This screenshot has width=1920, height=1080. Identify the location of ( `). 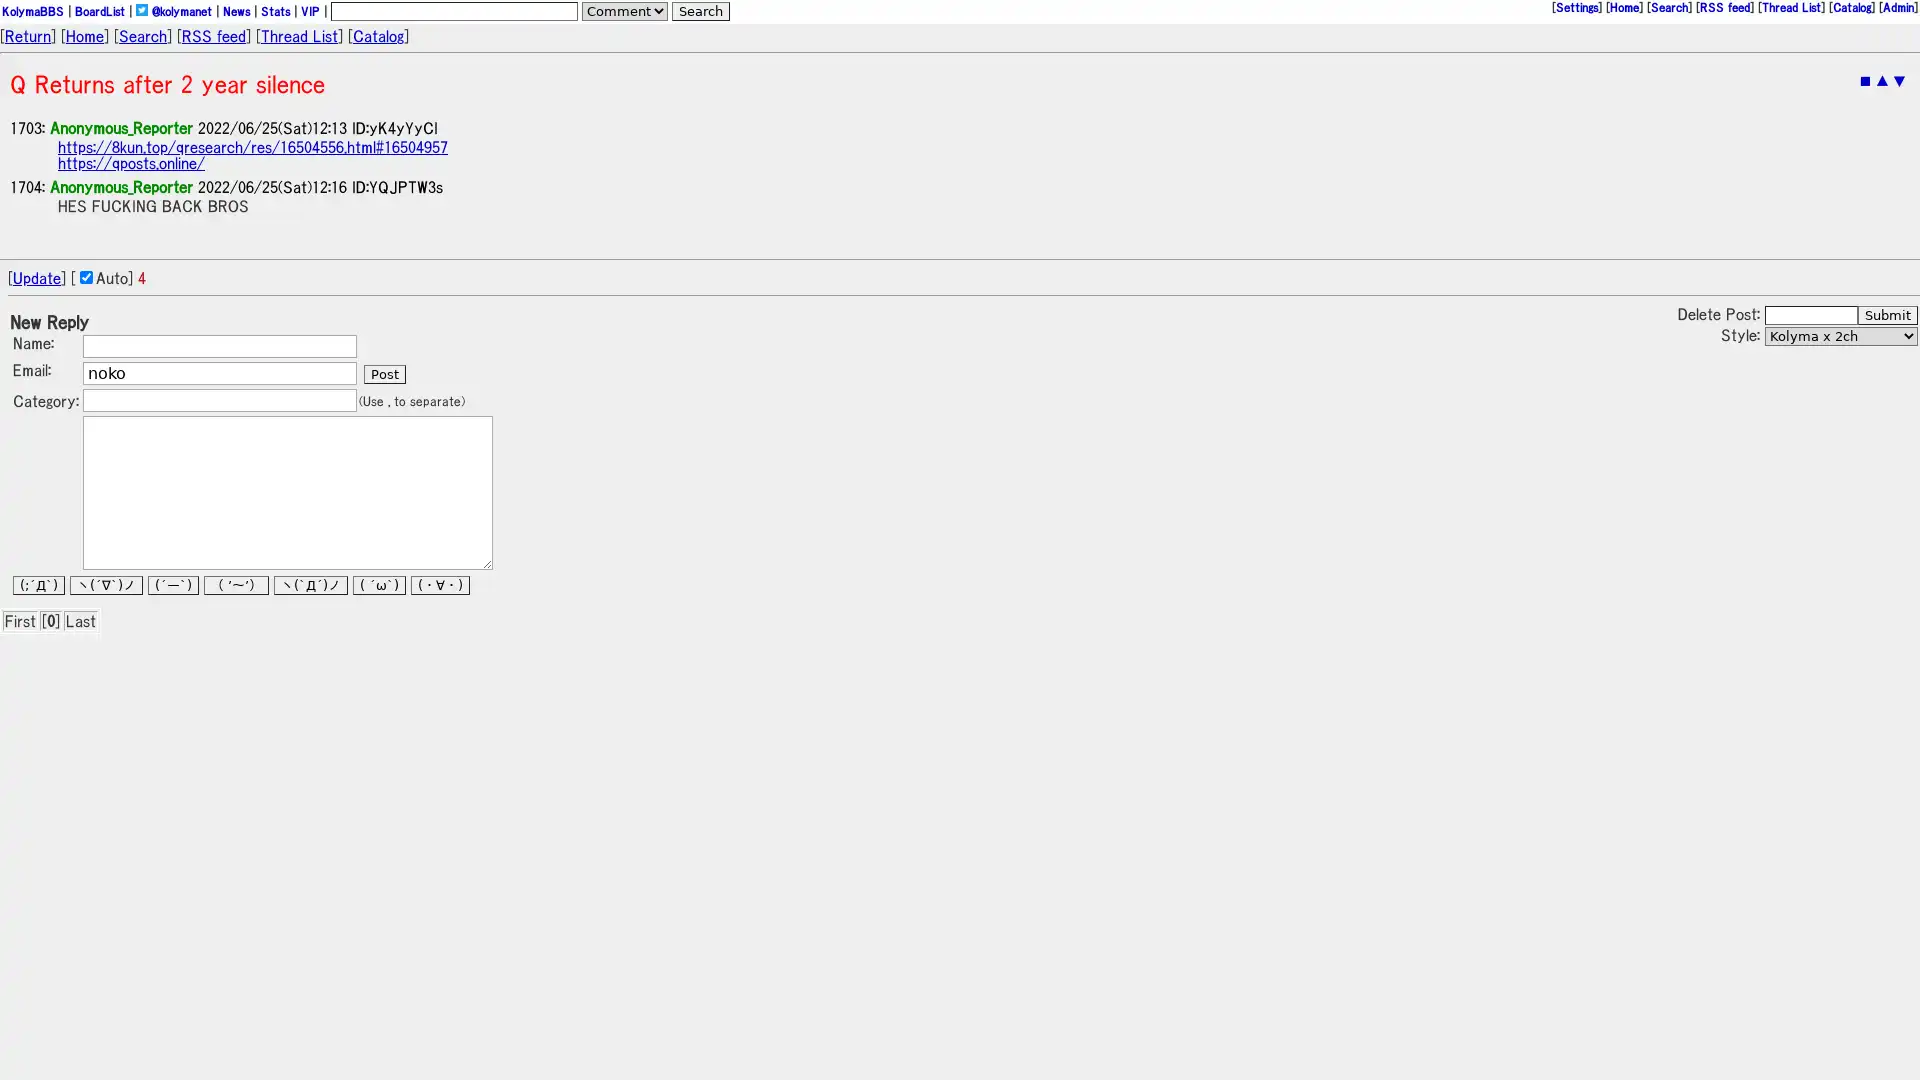
(173, 585).